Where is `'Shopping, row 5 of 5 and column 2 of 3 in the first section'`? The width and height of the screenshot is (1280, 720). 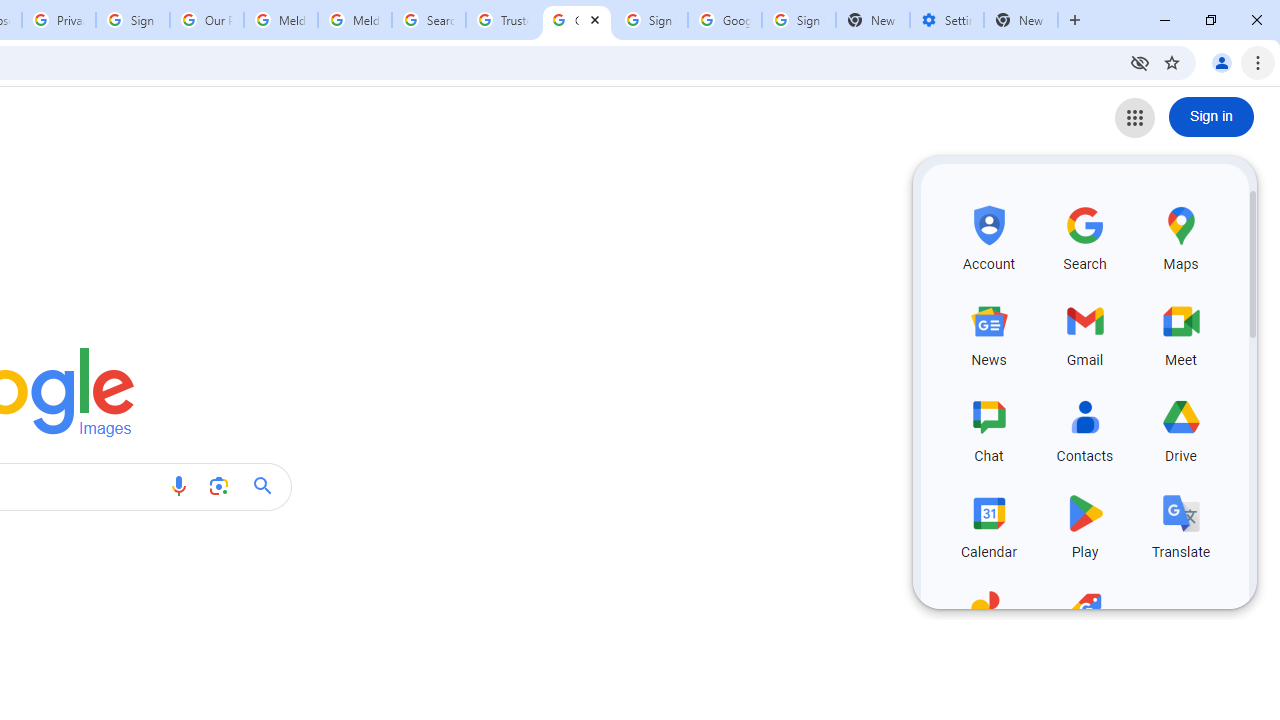
'Shopping, row 5 of 5 and column 2 of 3 in the first section' is located at coordinates (1083, 618).